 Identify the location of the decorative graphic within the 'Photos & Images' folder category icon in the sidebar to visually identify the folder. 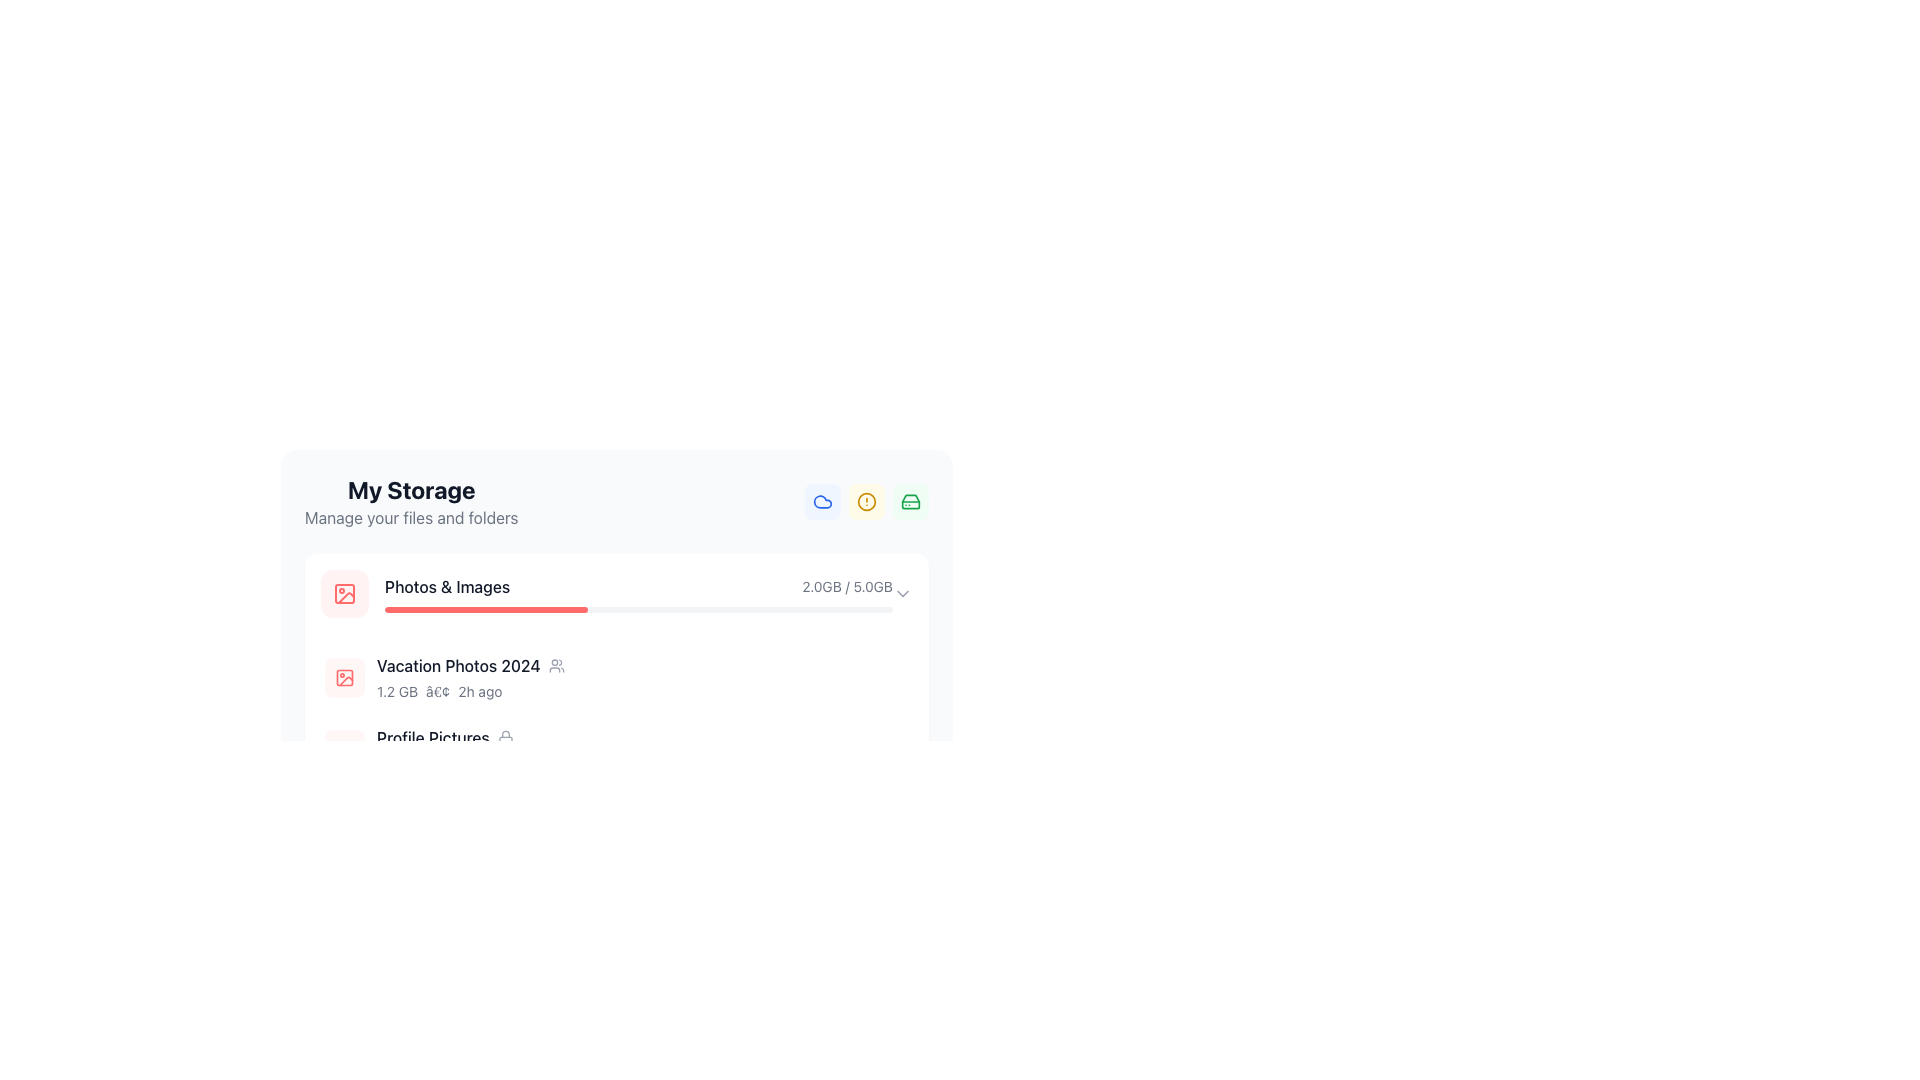
(345, 593).